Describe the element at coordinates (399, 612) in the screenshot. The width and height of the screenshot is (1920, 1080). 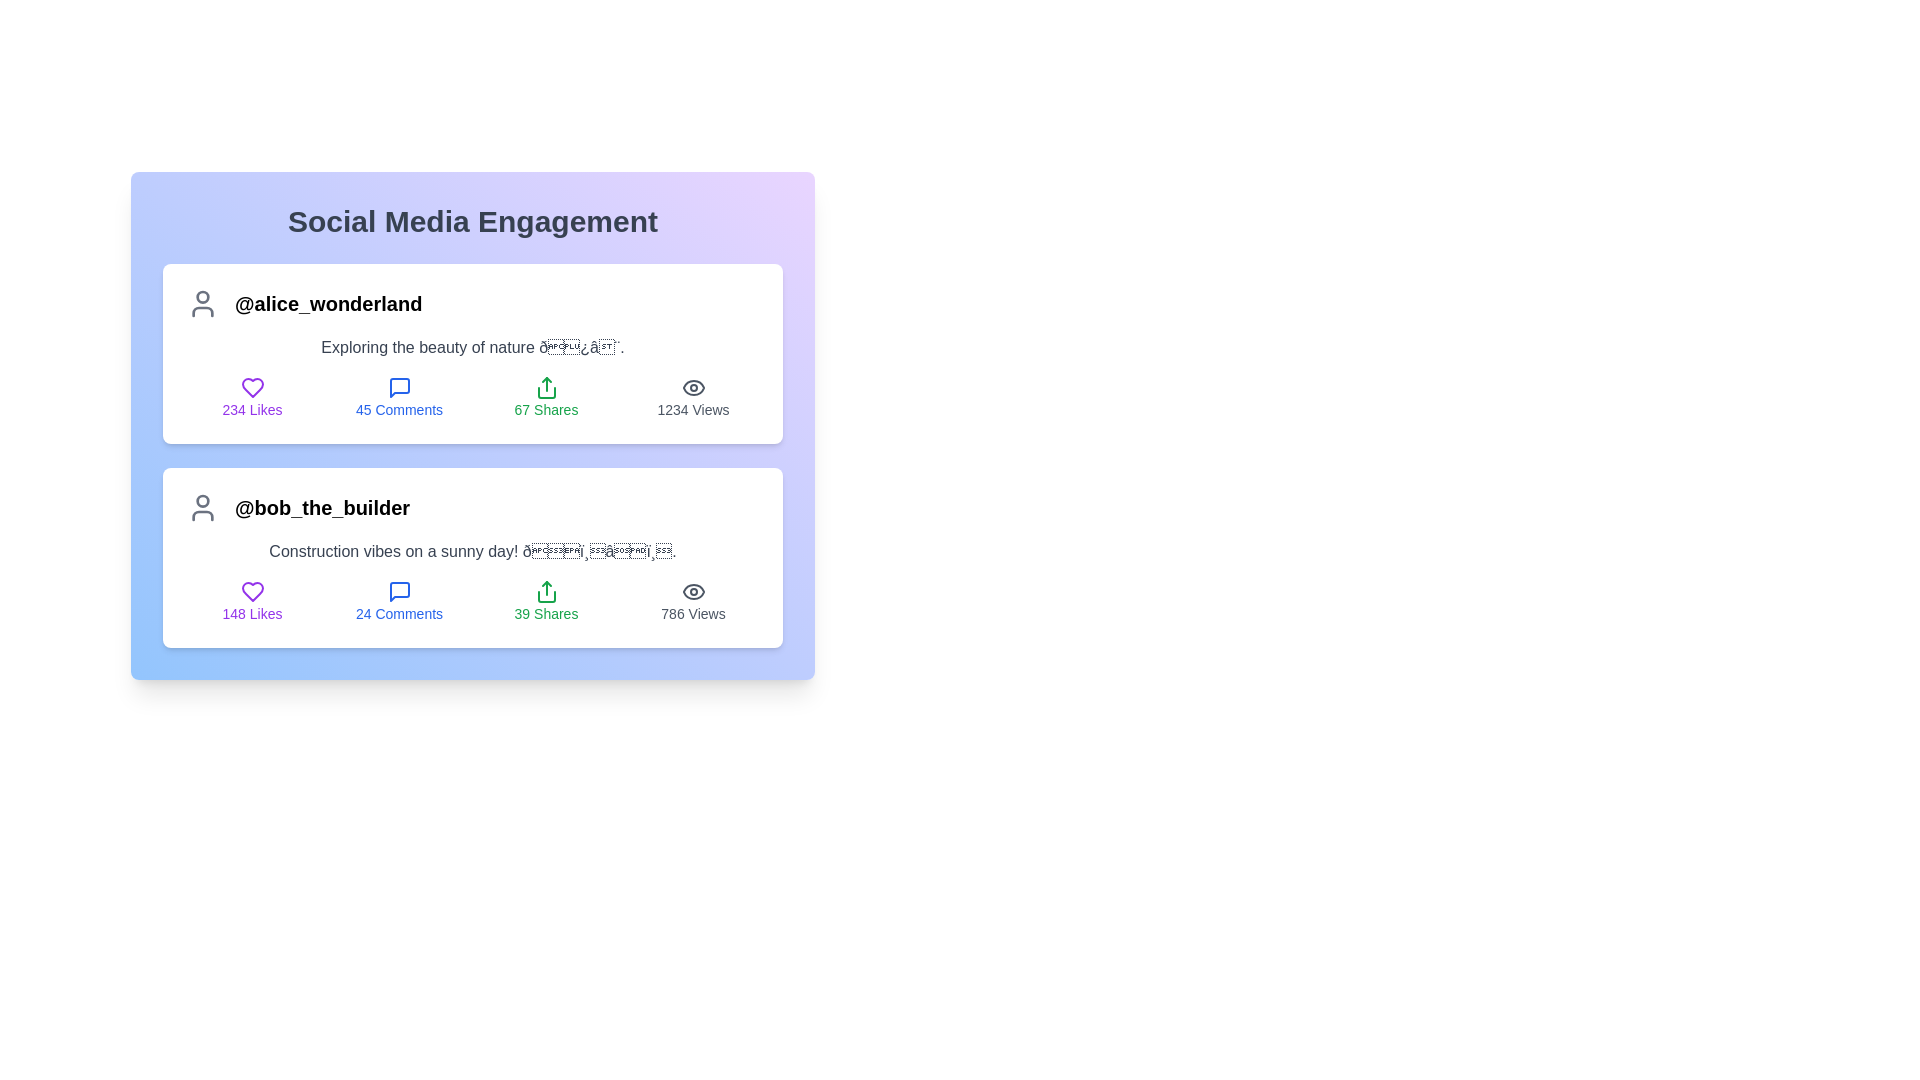
I see `the interactive text label '24 Comments' next to the comment icon, which is visually styled to indicate interactivity, located within the card for '@bob_the_builder'` at that location.